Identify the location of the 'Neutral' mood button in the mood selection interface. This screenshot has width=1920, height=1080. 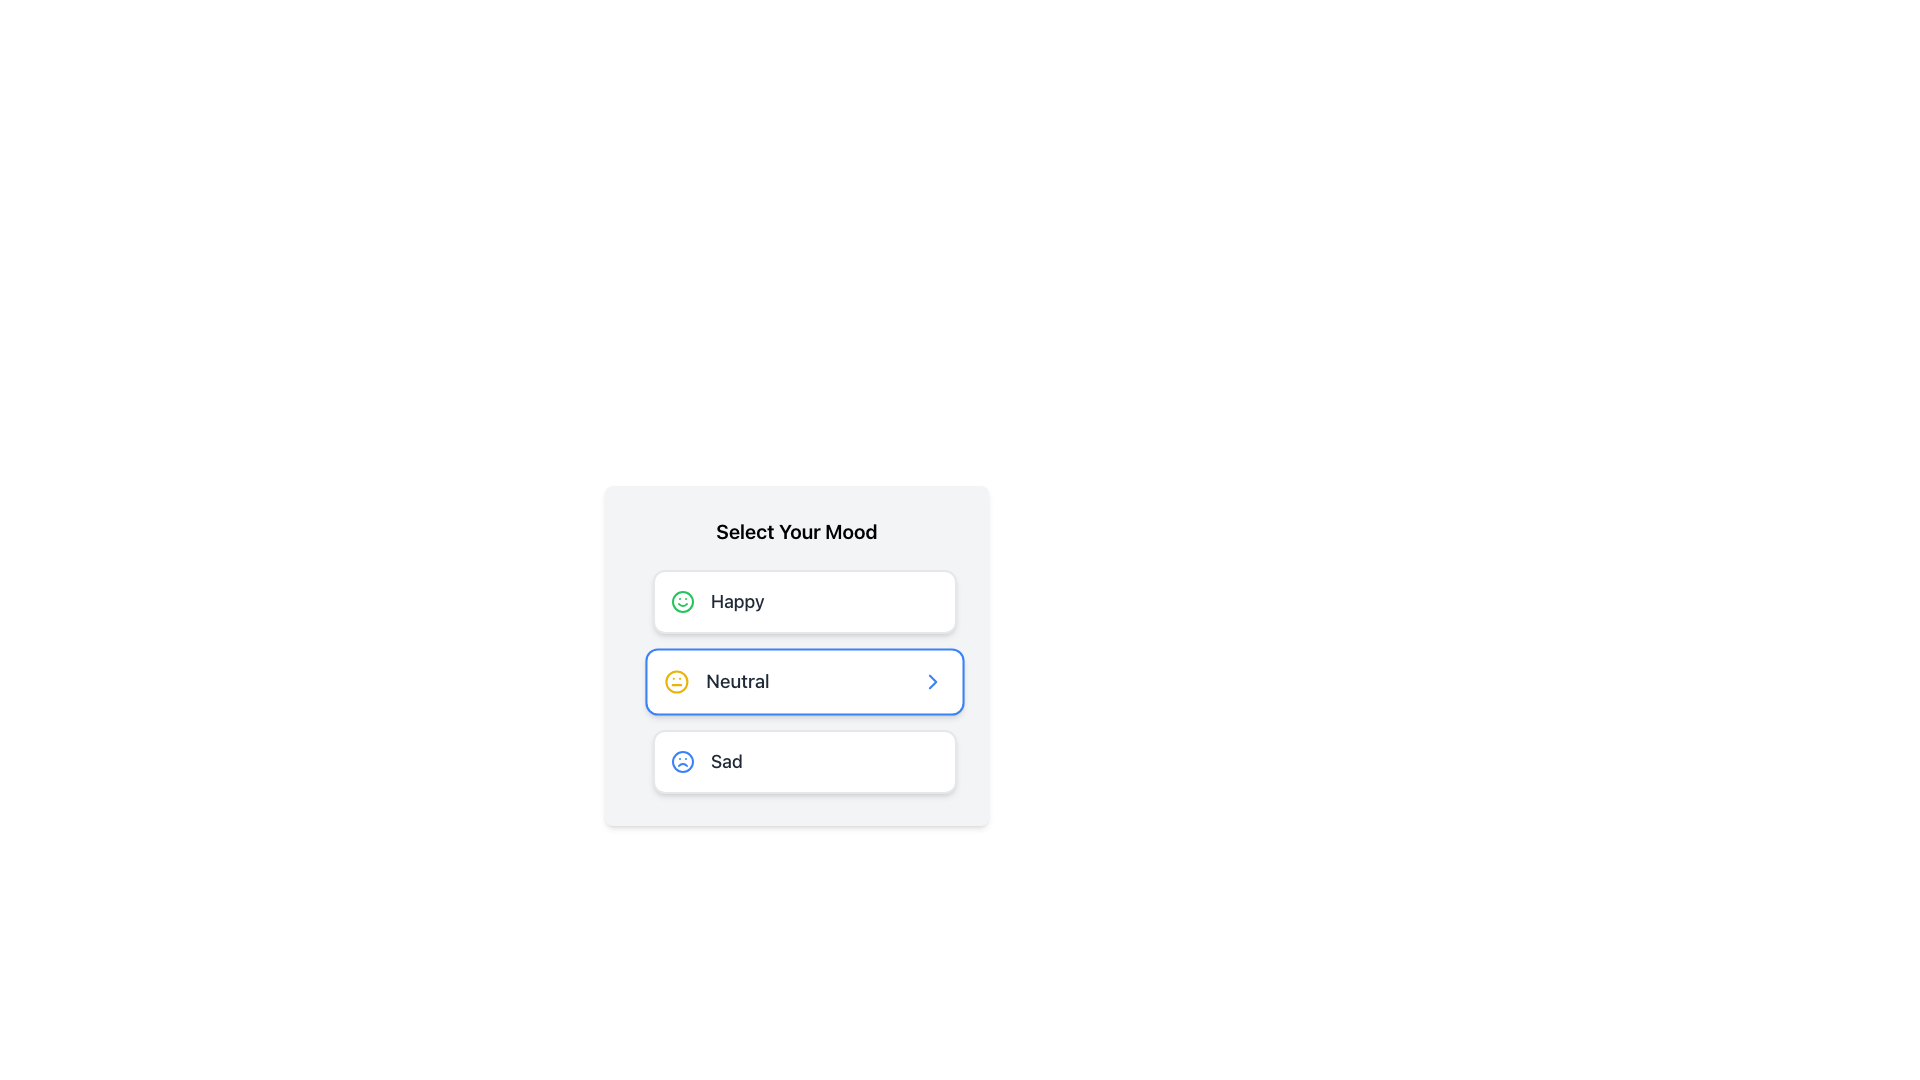
(805, 681).